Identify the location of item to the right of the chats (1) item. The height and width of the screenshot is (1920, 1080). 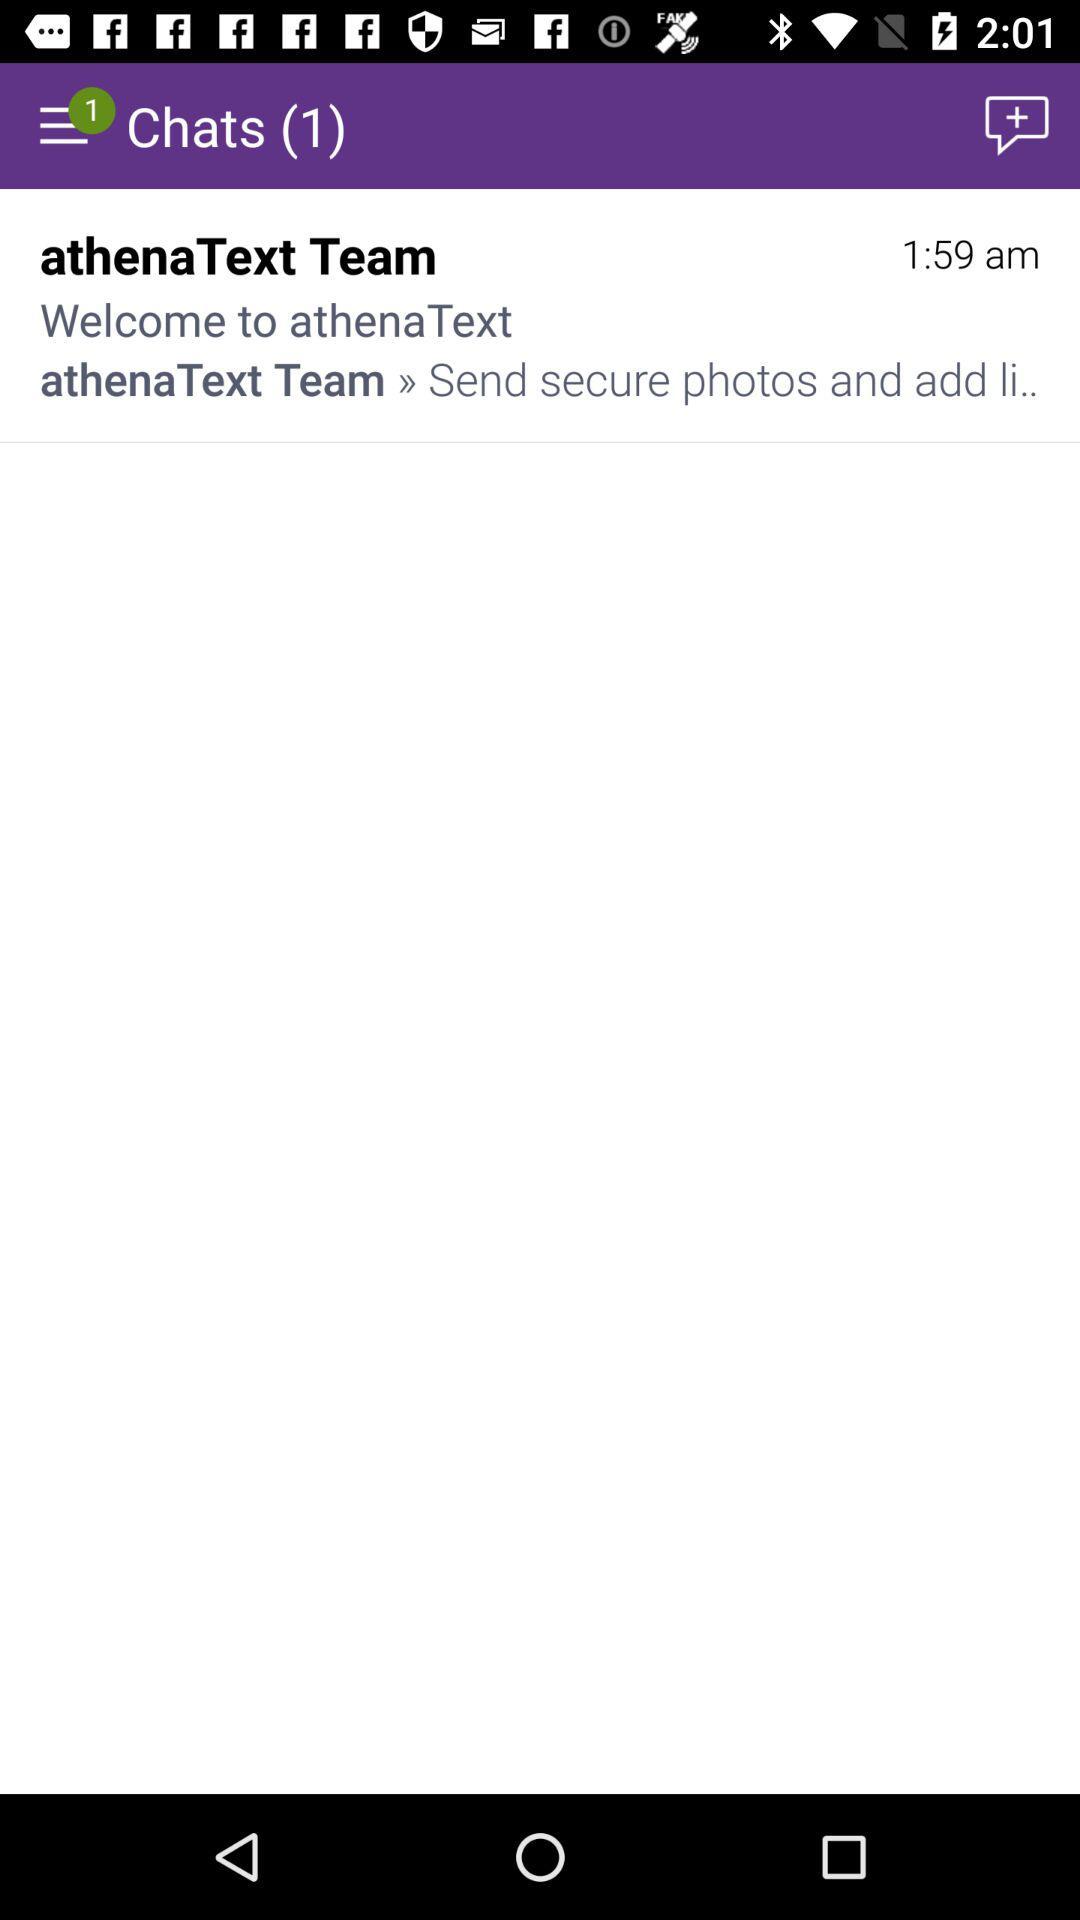
(1017, 124).